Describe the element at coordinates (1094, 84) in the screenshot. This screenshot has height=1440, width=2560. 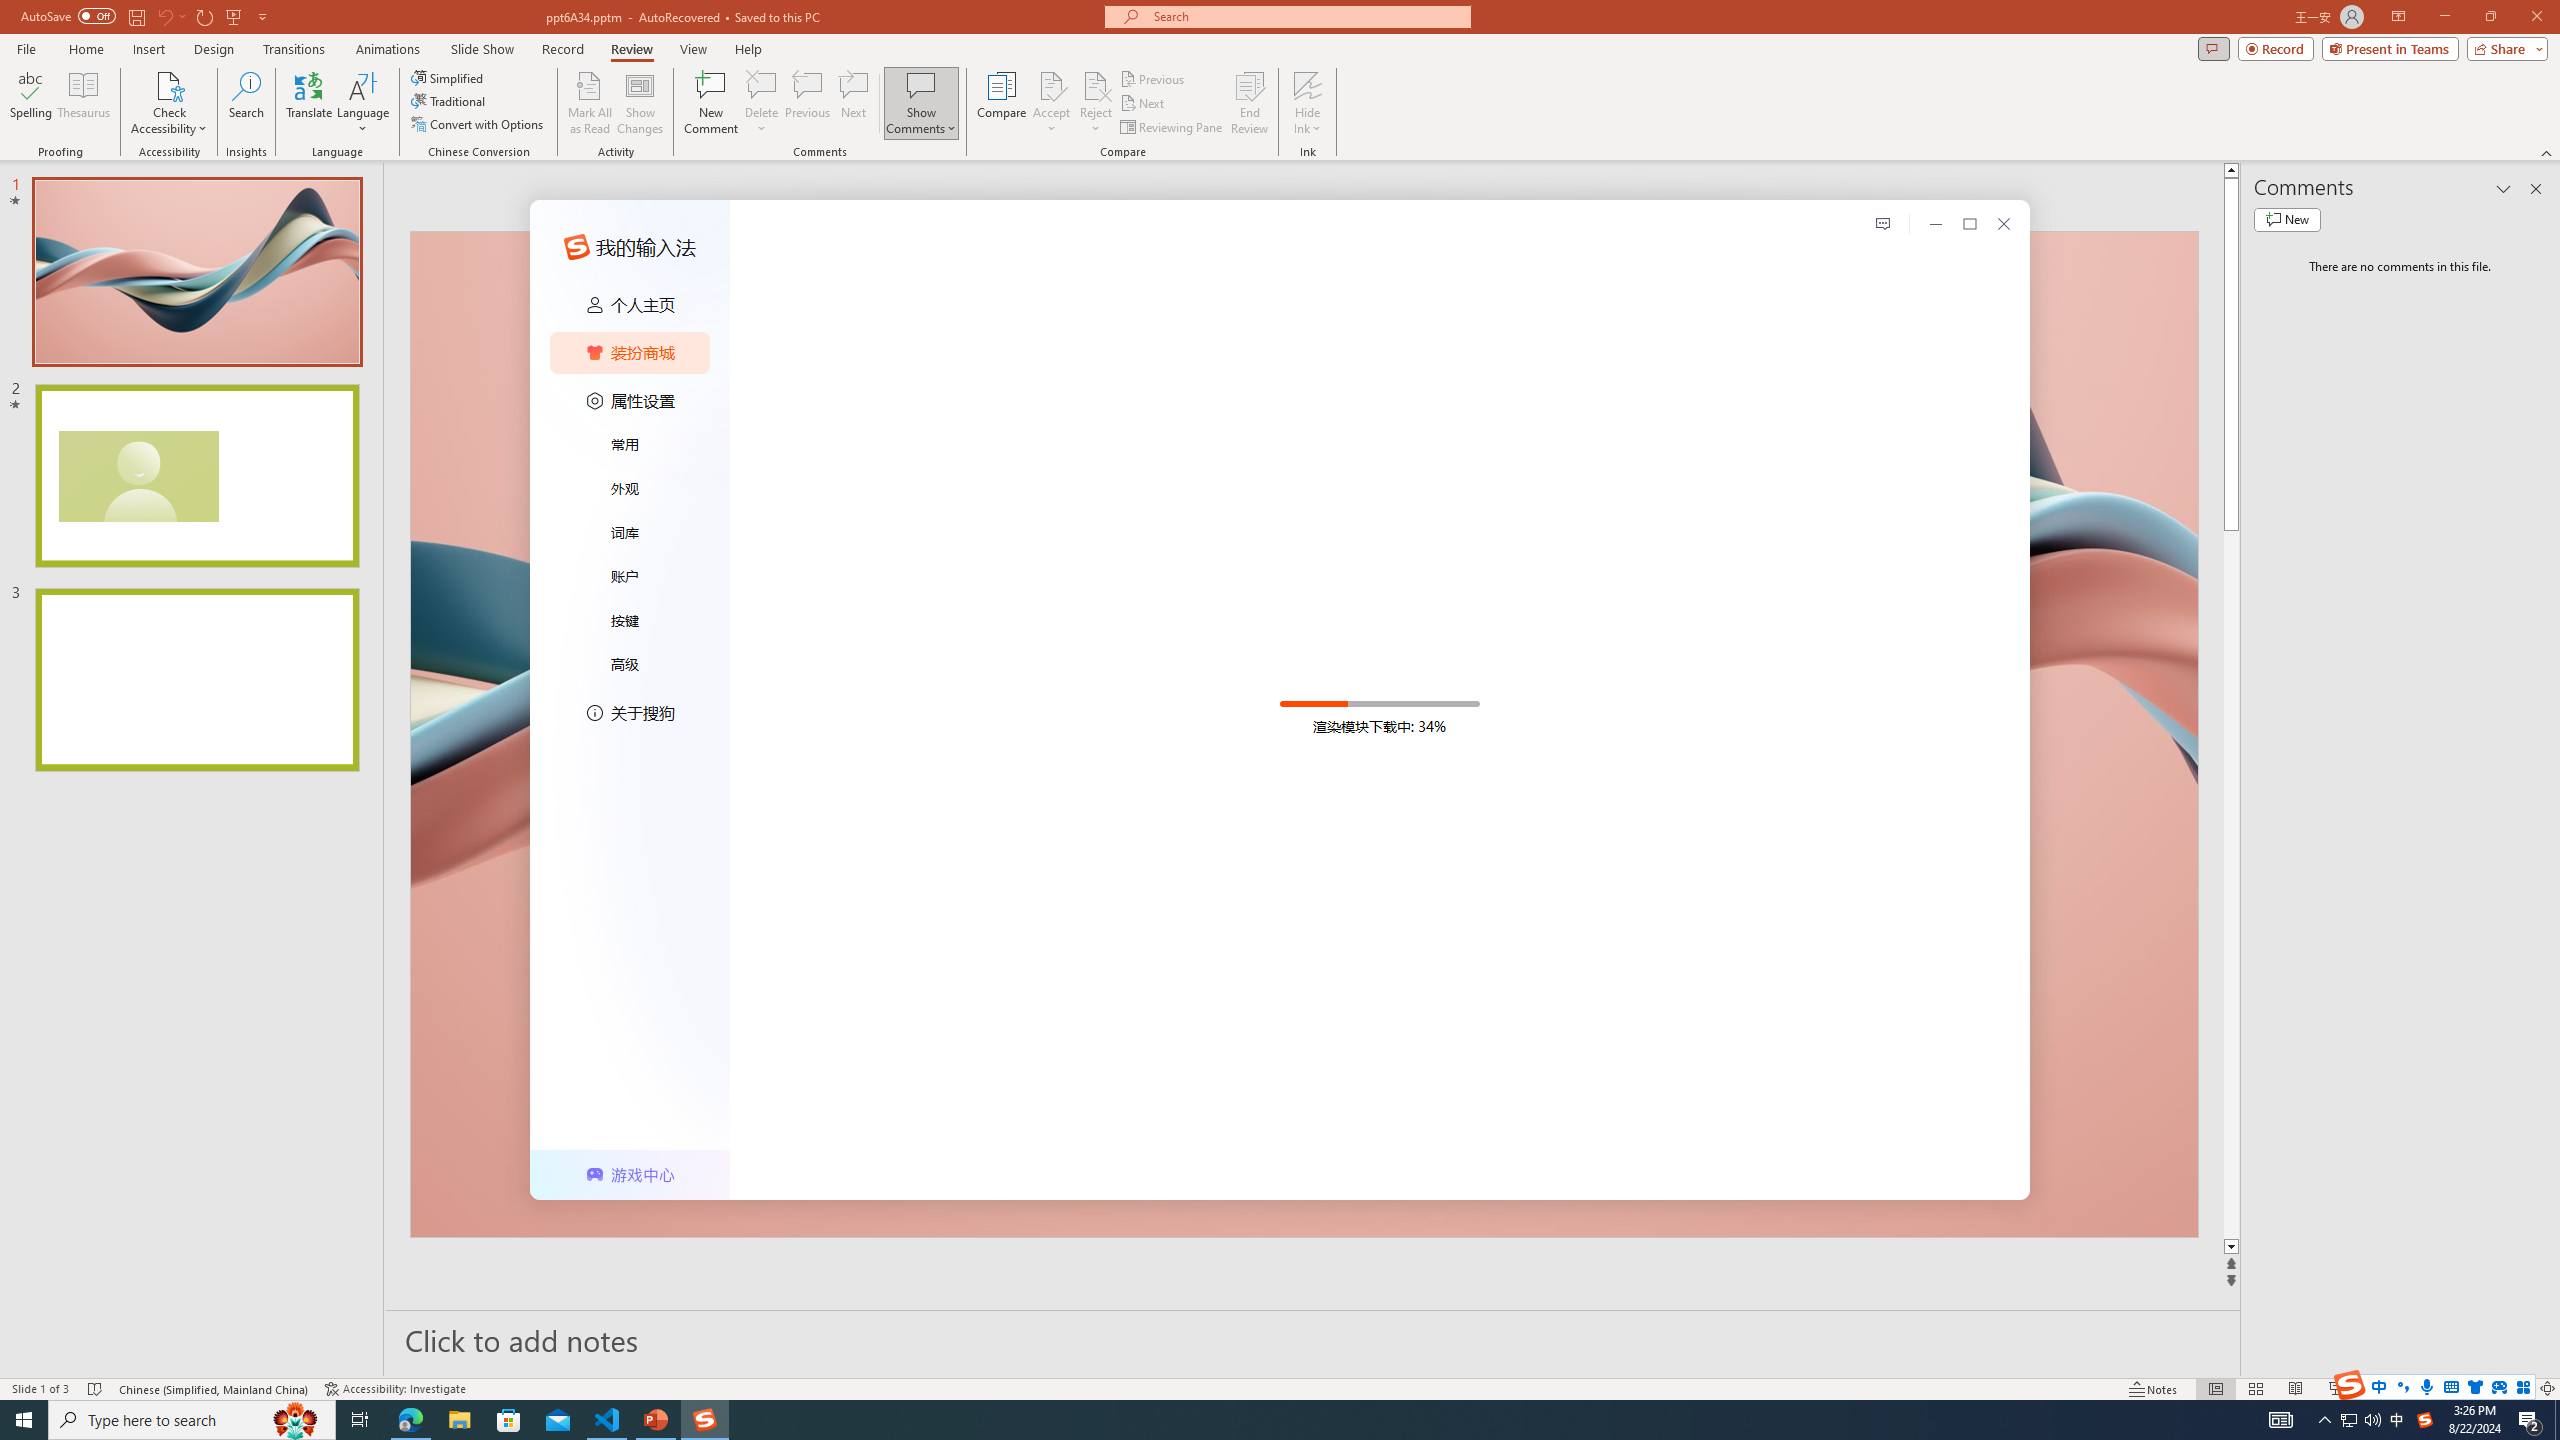
I see `'Reject Change'` at that location.